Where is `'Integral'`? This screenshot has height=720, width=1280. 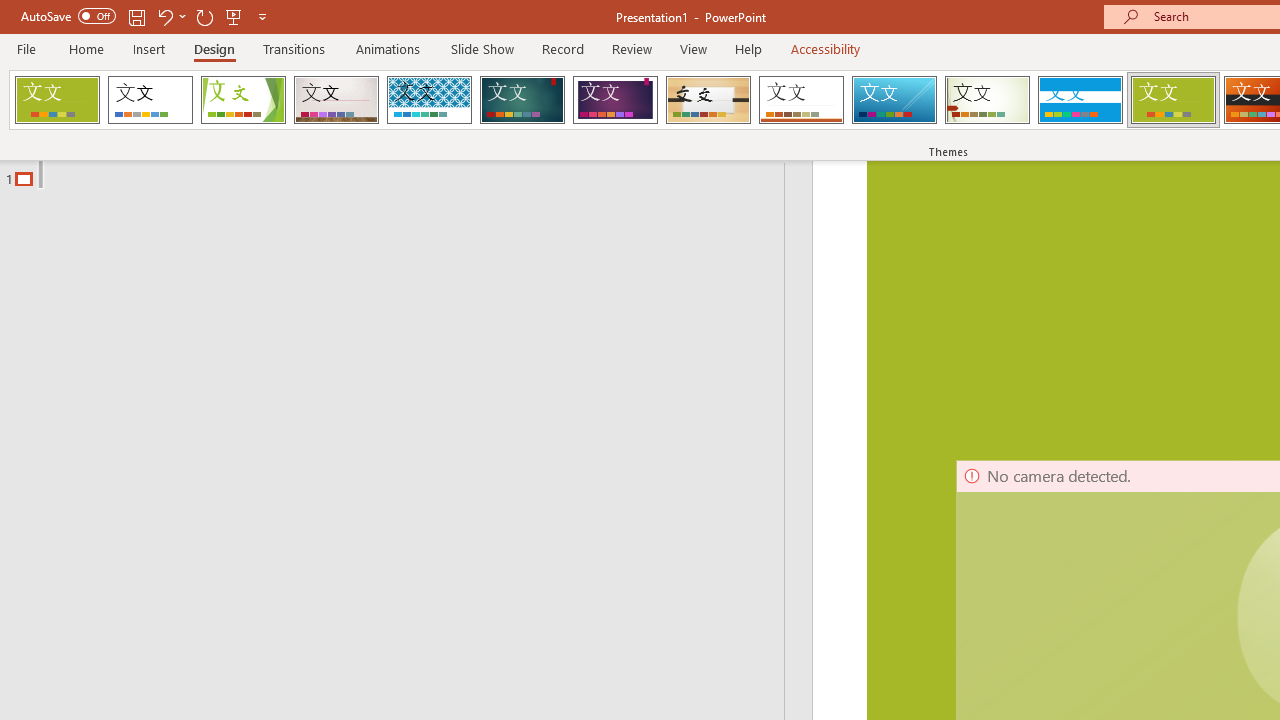 'Integral' is located at coordinates (428, 100).